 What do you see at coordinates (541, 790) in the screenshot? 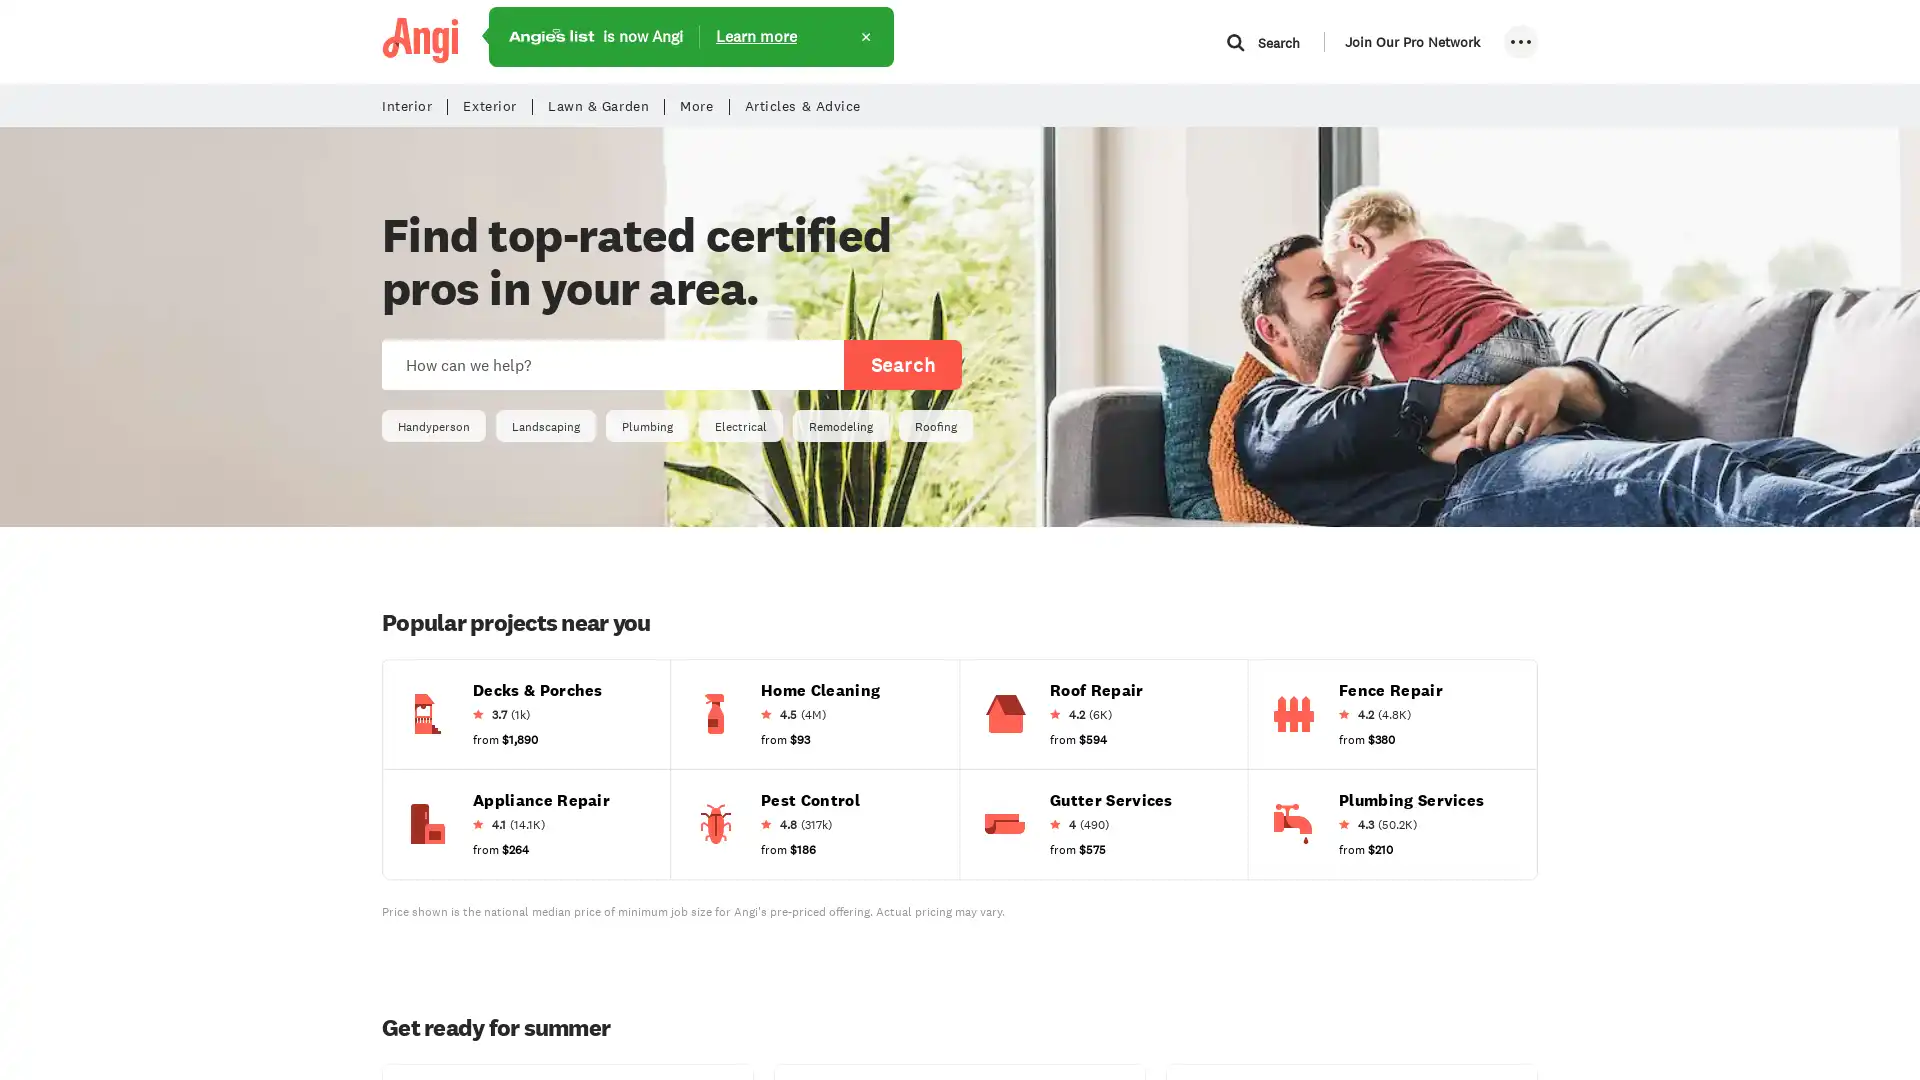
I see `Submit a request for Appliances (All Types) - Repair or Service.` at bounding box center [541, 790].